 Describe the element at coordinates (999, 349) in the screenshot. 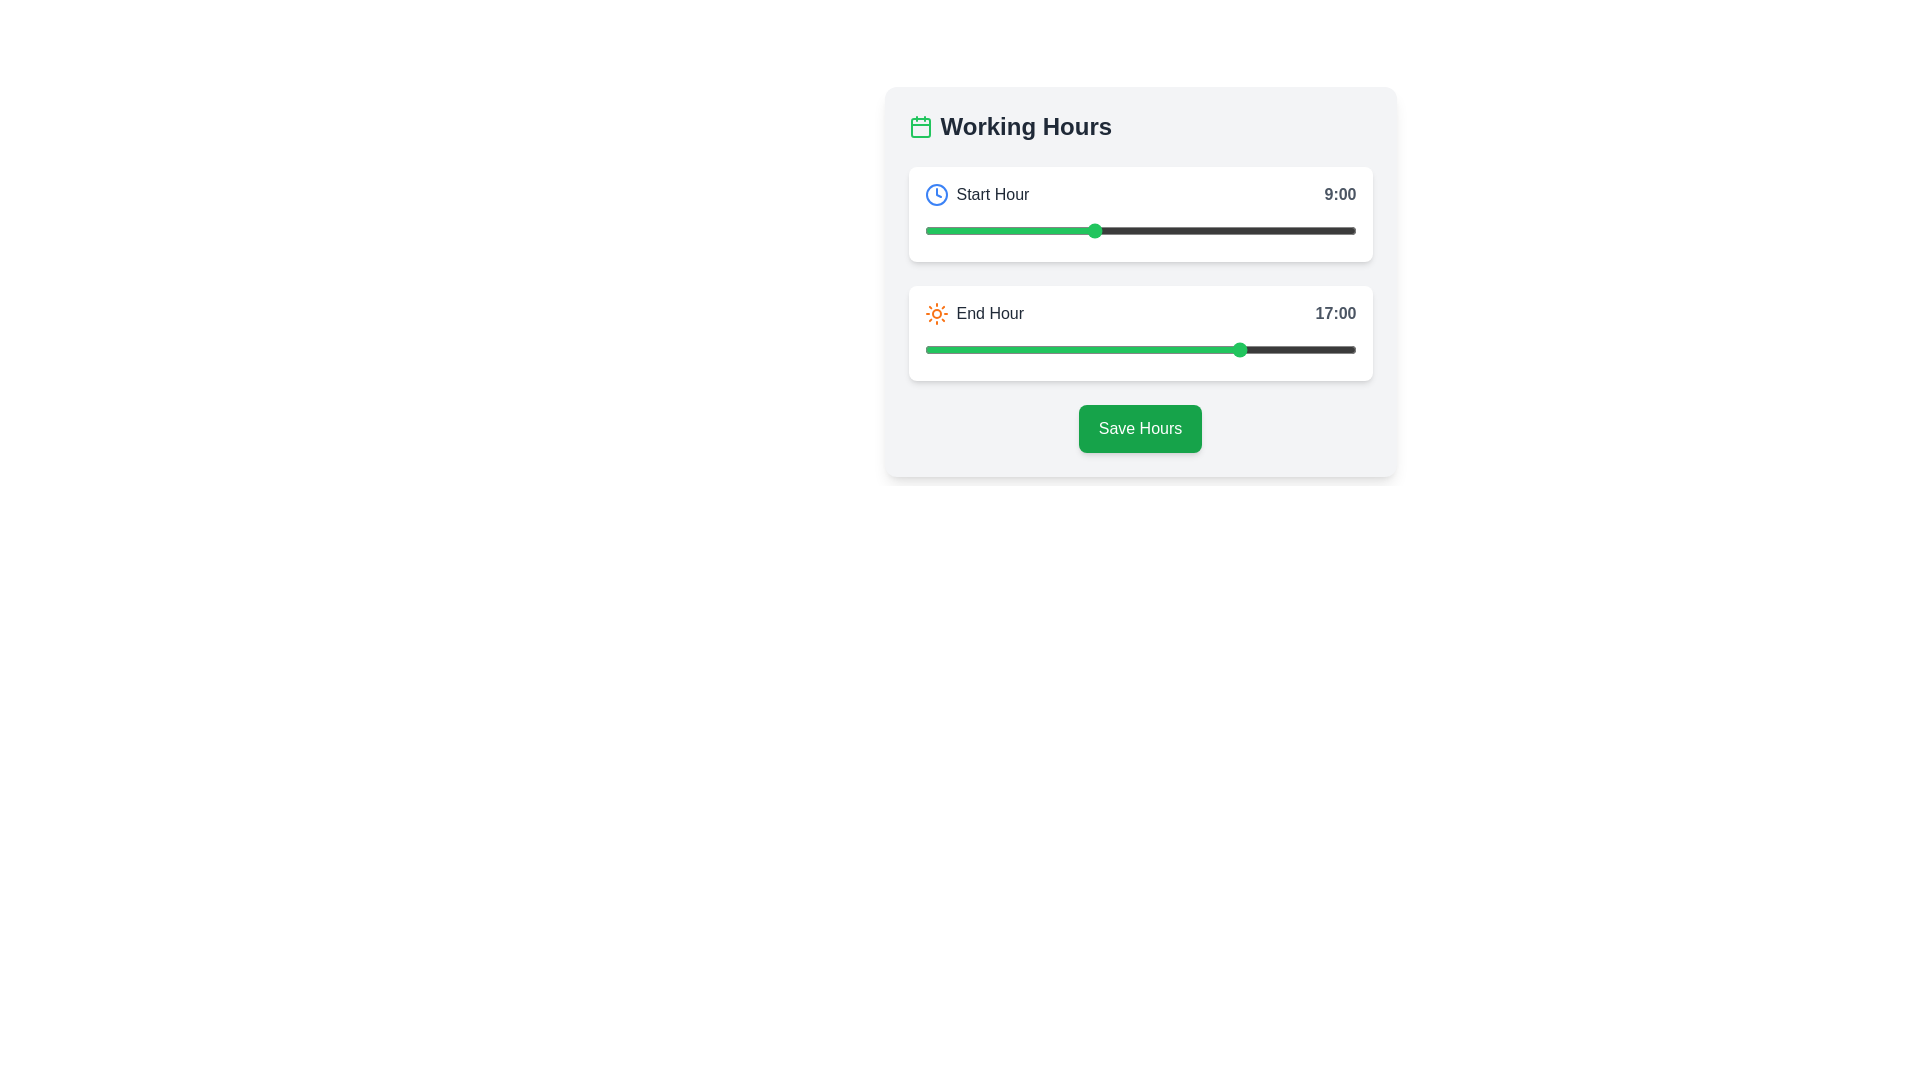

I see `the end hour` at that location.